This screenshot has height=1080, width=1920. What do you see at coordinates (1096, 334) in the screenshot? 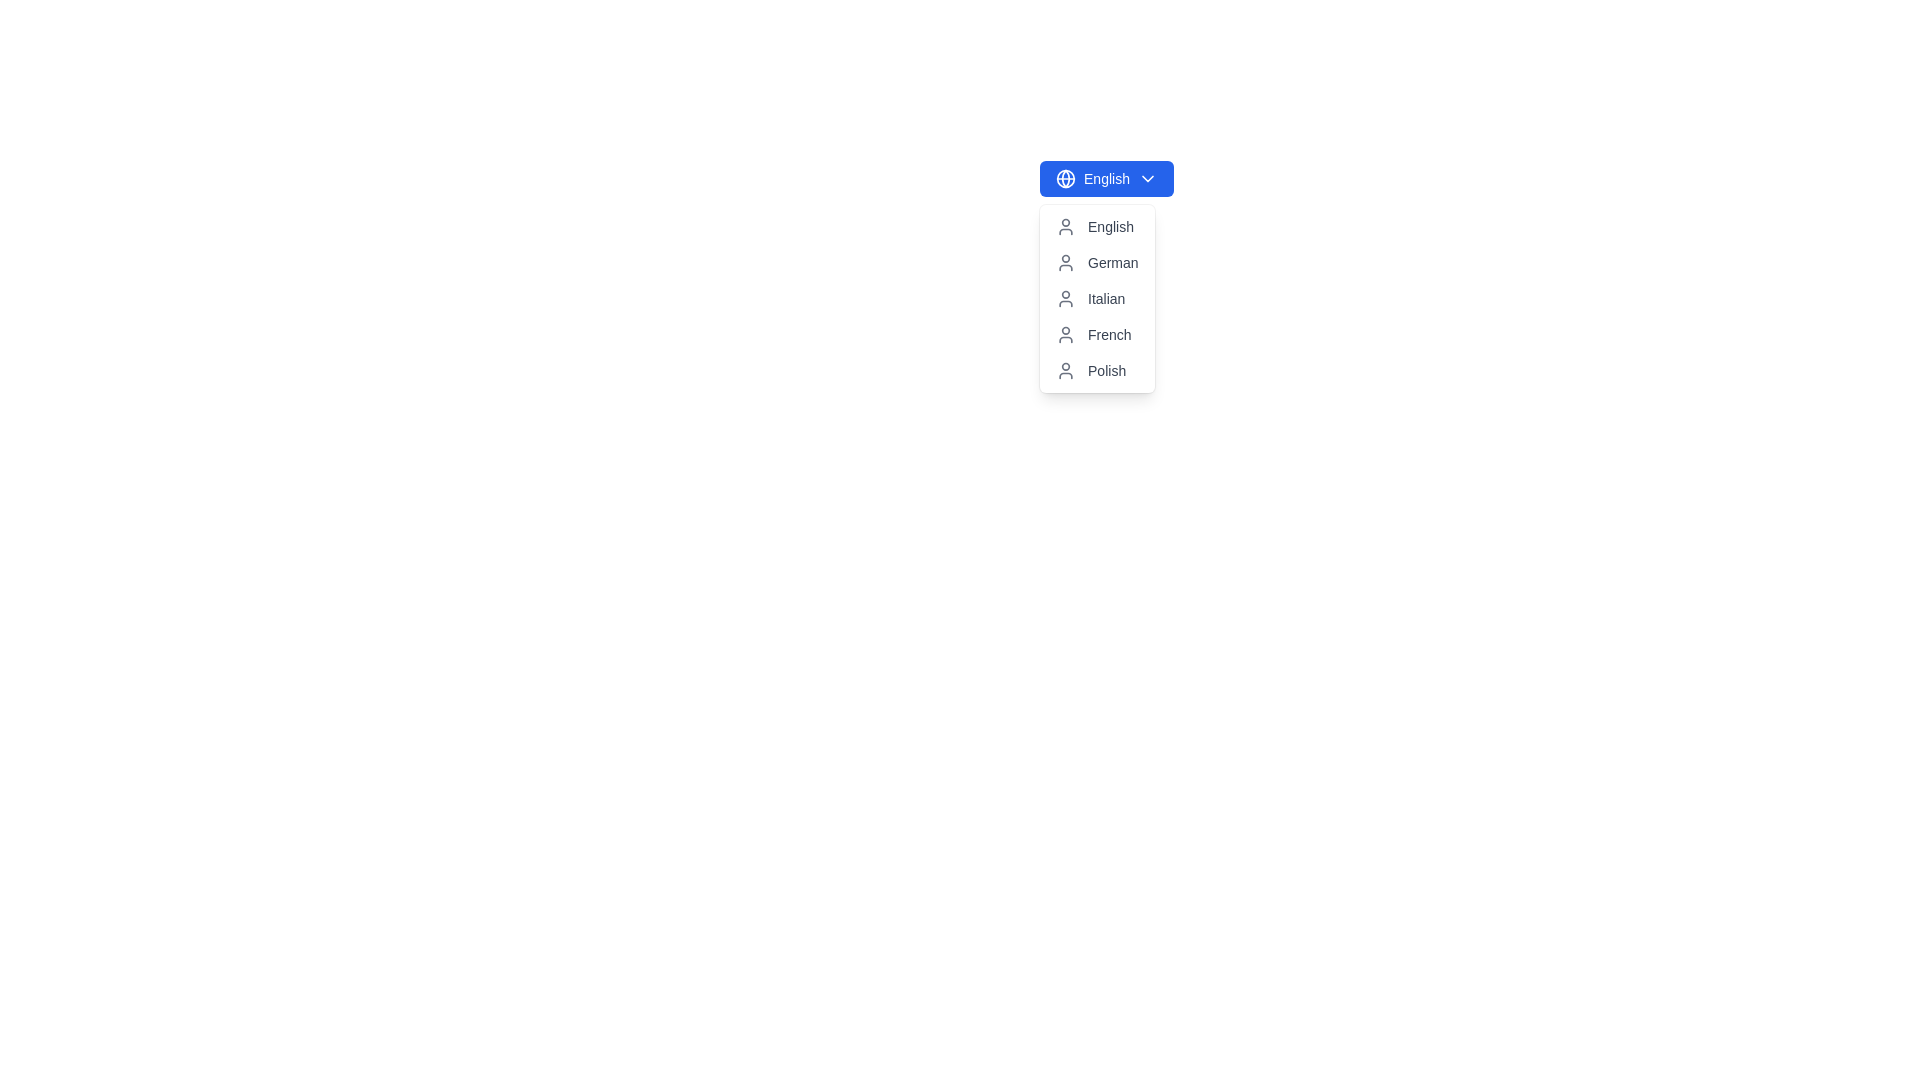
I see `the 'French' language option in the dropdown menu, which is the fourth item below 'Italian' and above 'Polish'` at bounding box center [1096, 334].